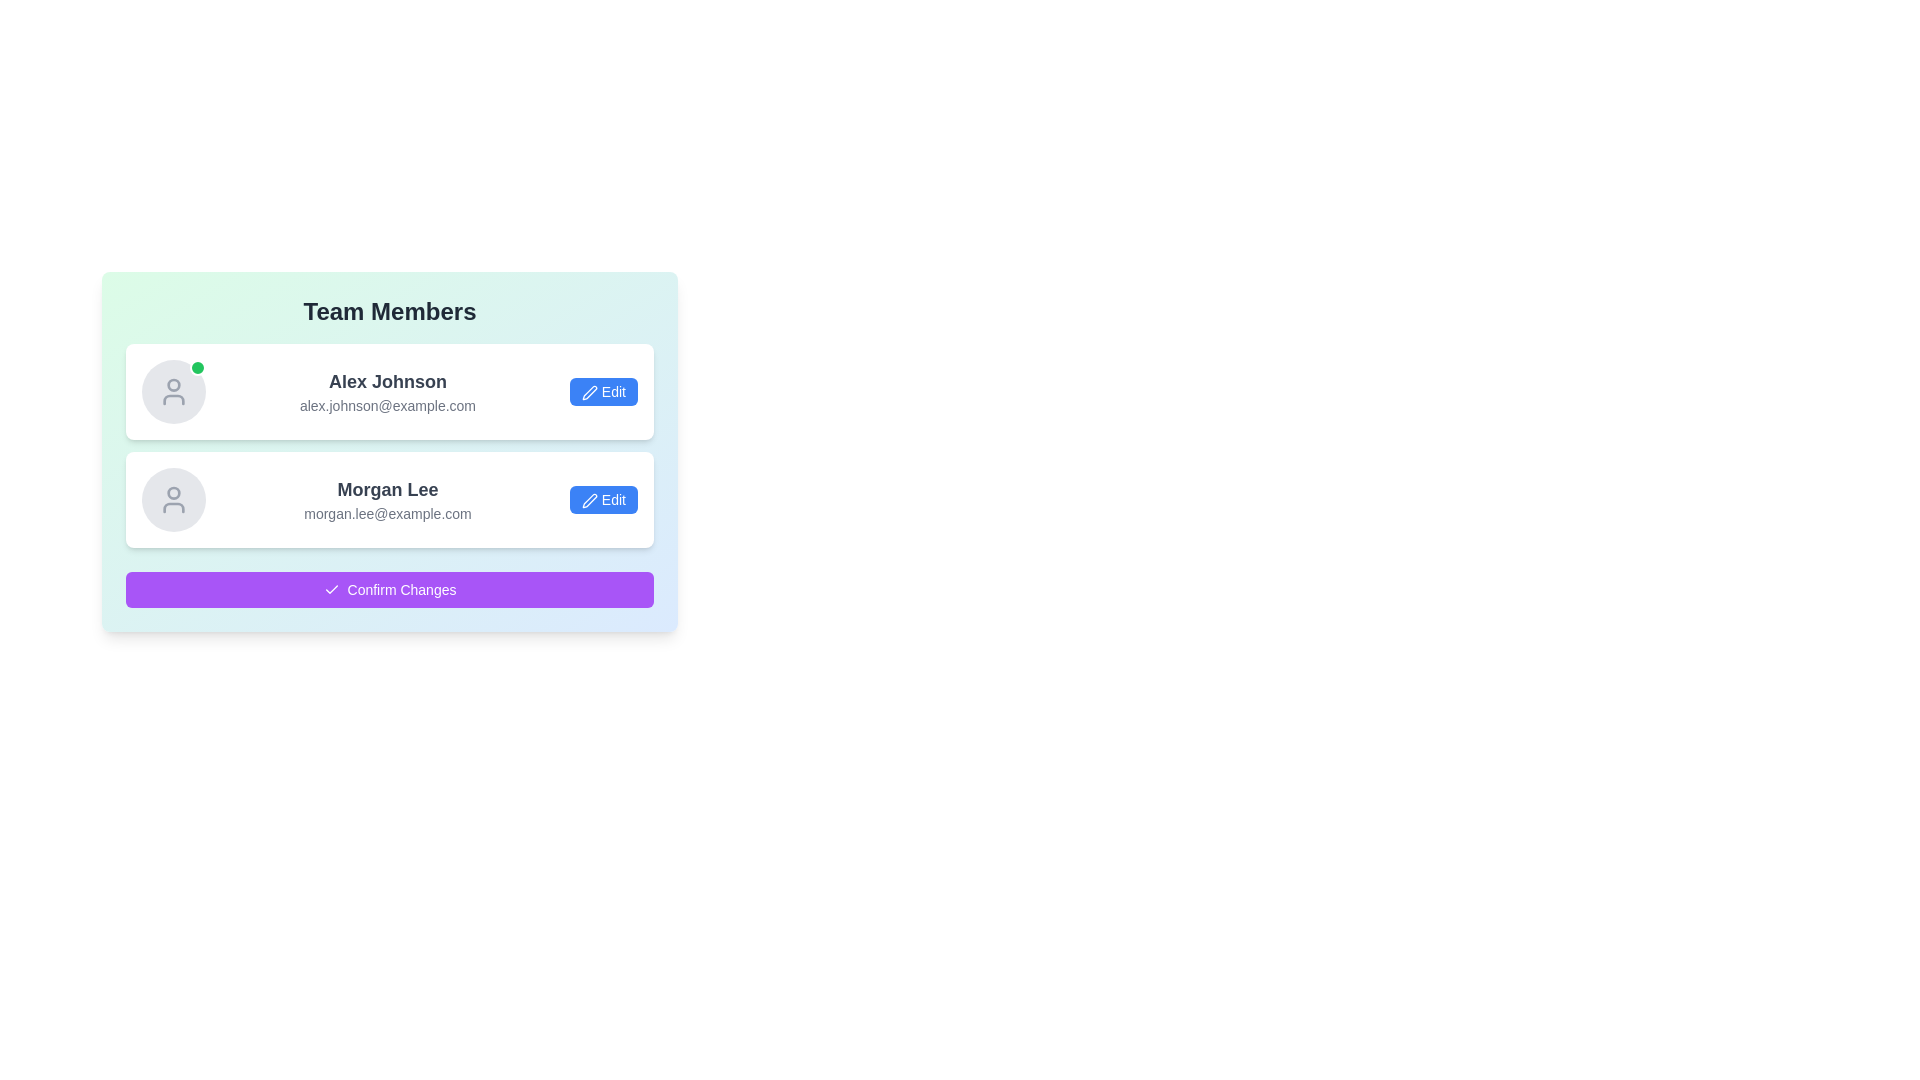 Image resolution: width=1920 pixels, height=1080 pixels. What do you see at coordinates (603, 392) in the screenshot?
I see `the 'Edit' button located to the right of 'Alex Johnson' and 'alex.johnson@example.com'` at bounding box center [603, 392].